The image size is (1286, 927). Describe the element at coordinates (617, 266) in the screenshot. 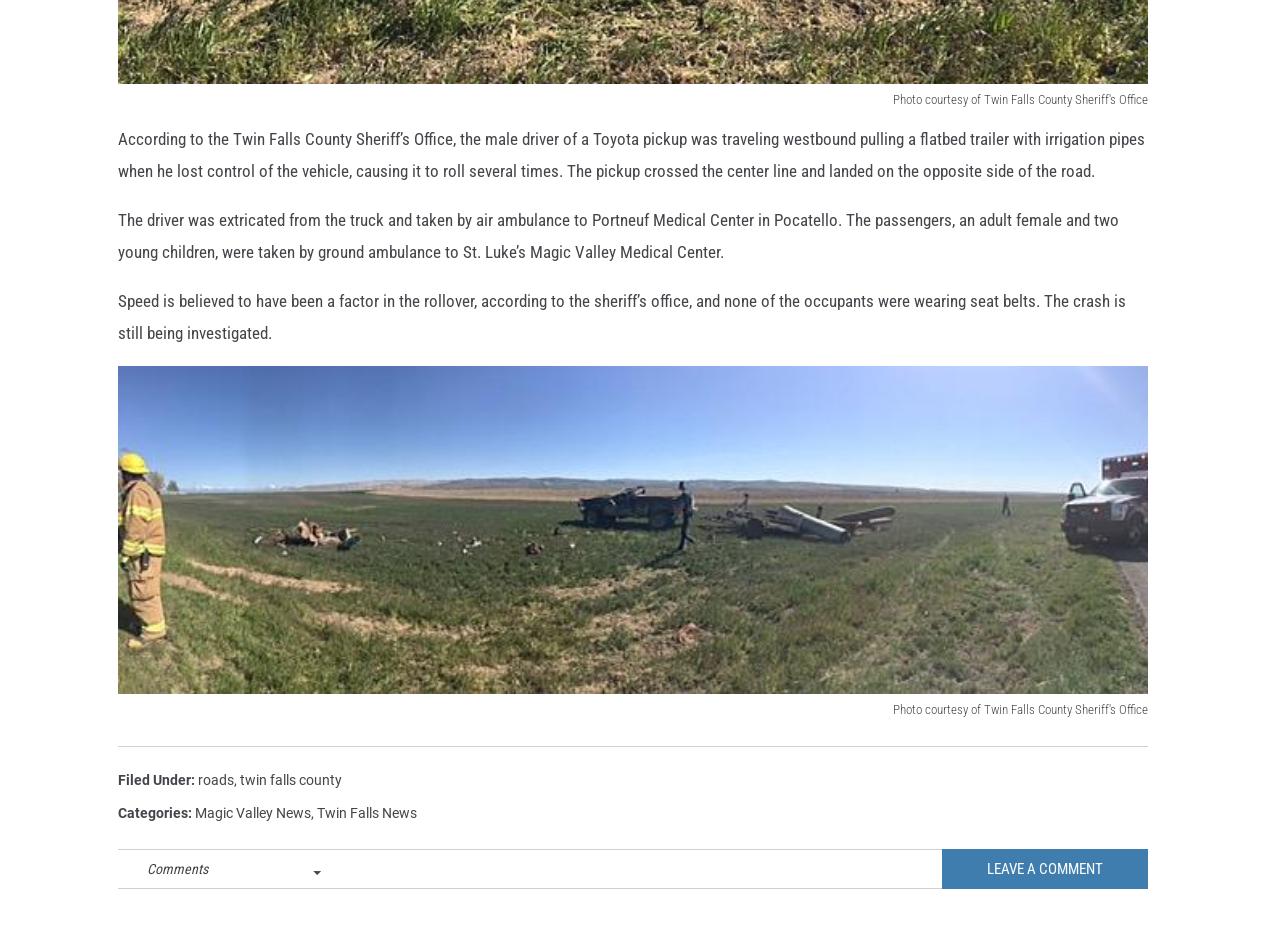

I see `'The driver was extricated from the truck and taken by air ambulance to Portneuf Medical Center in Pocatello. The passengers, an adult female and two young children, were taken by ground ambulance to St. Luke’s Magic Valley Medical Center.'` at that location.